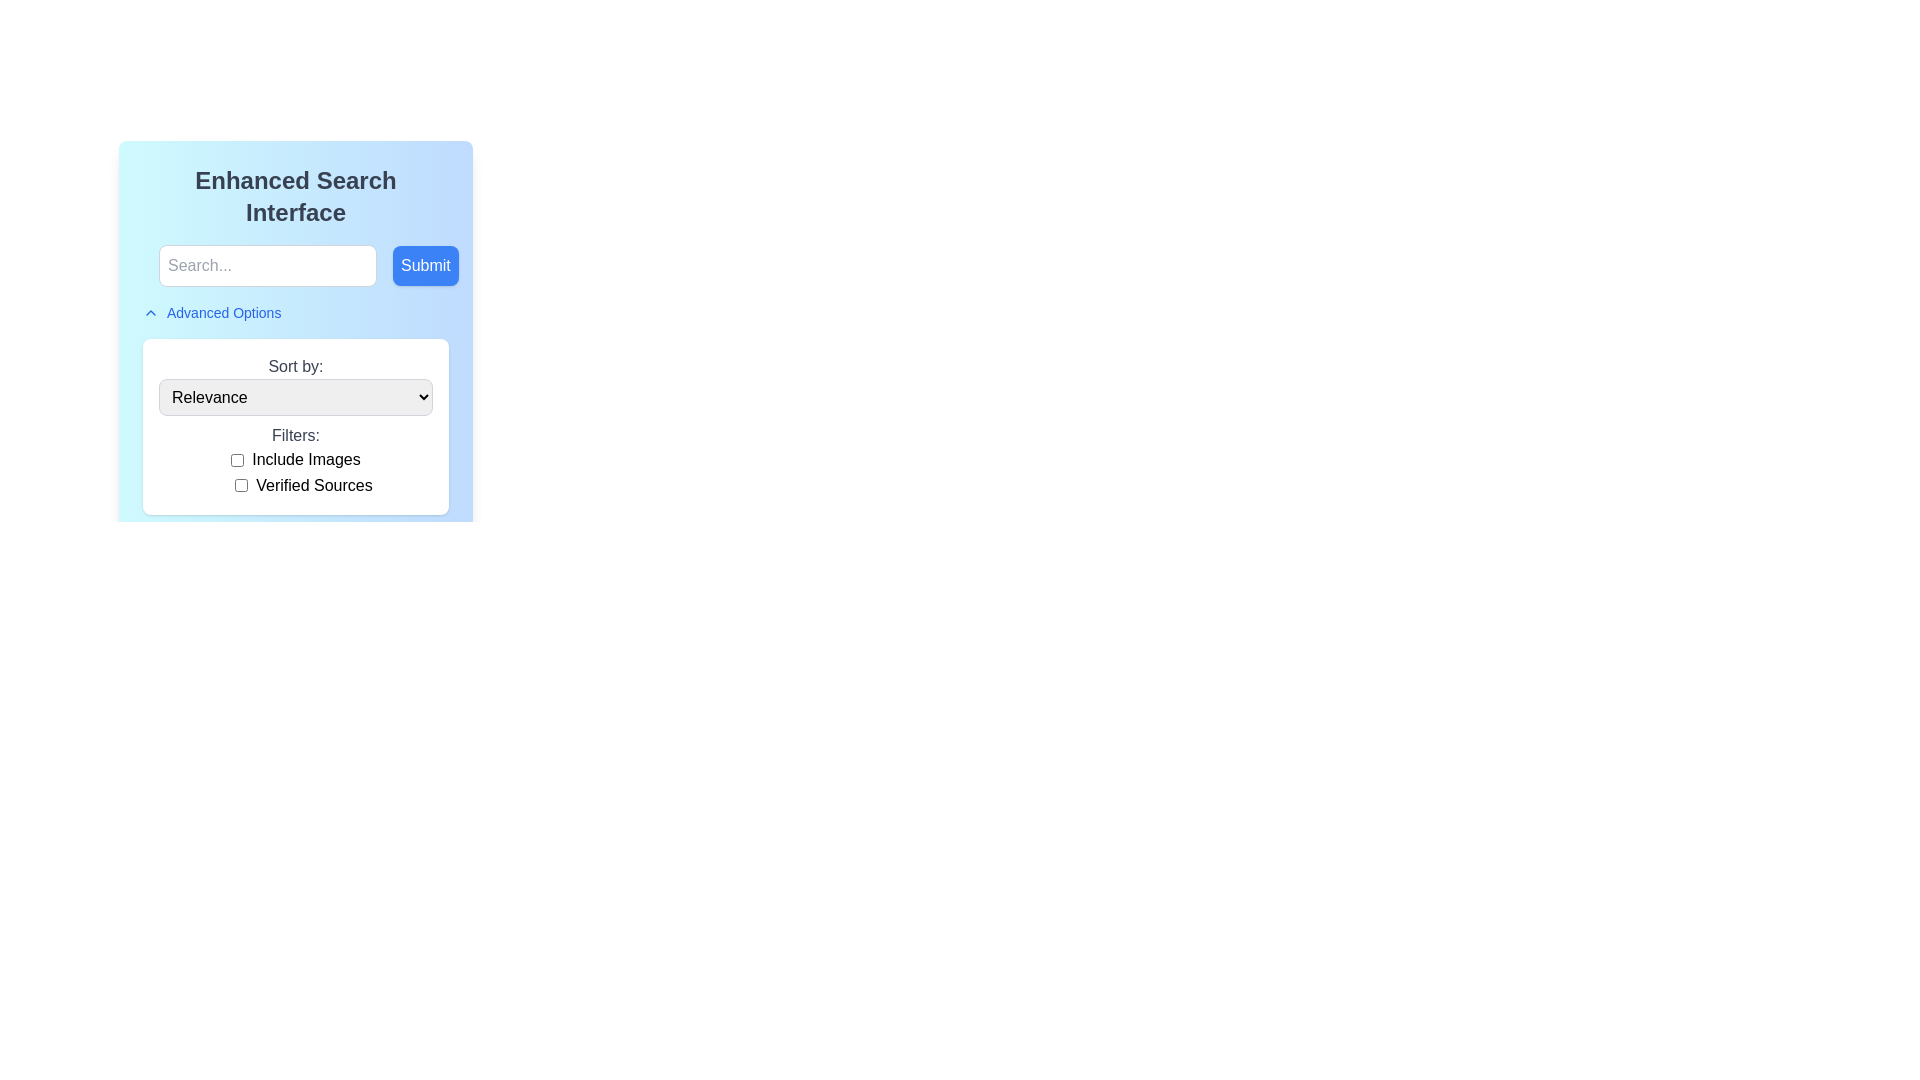 The image size is (1920, 1080). I want to click on the labels of the checkbox group labeled 'Filters:', which includes options 'Include Images' and 'Verified Sources', so click(295, 461).